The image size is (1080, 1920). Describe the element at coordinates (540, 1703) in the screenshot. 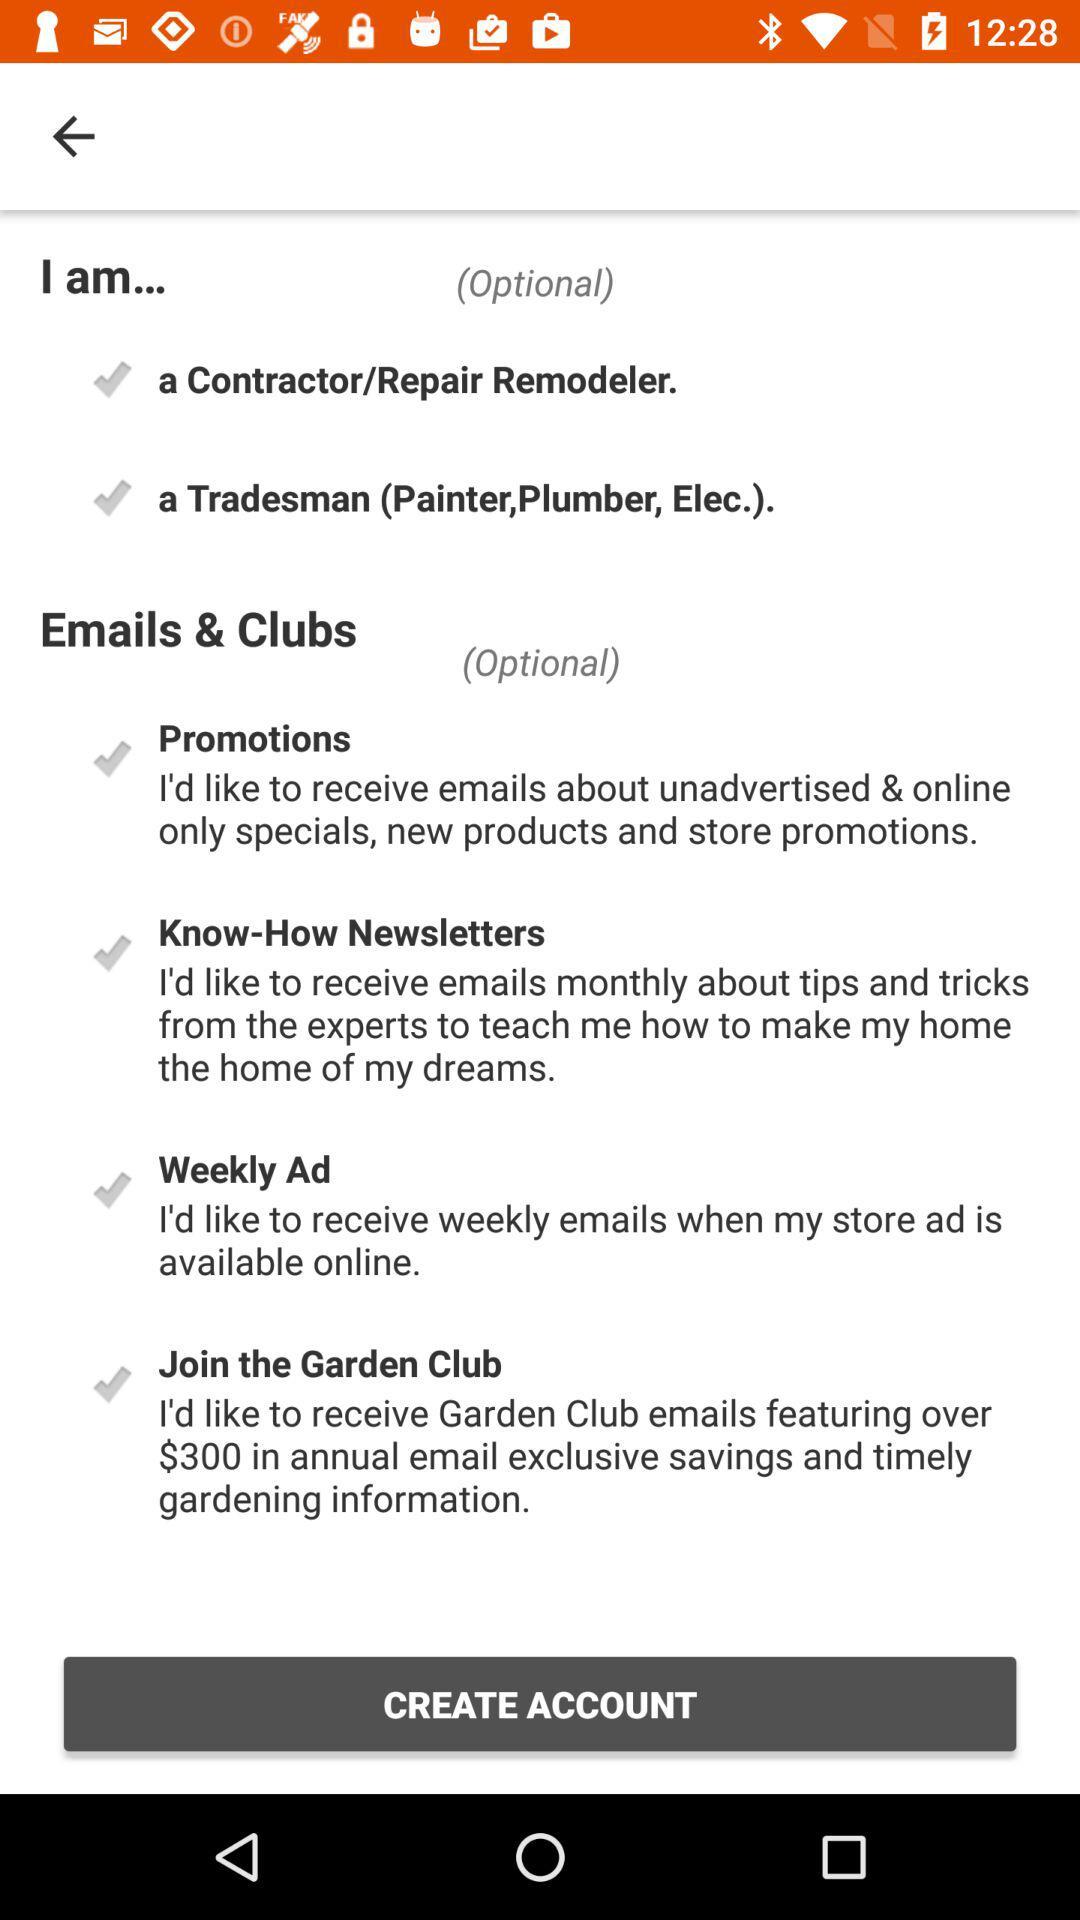

I see `create account` at that location.